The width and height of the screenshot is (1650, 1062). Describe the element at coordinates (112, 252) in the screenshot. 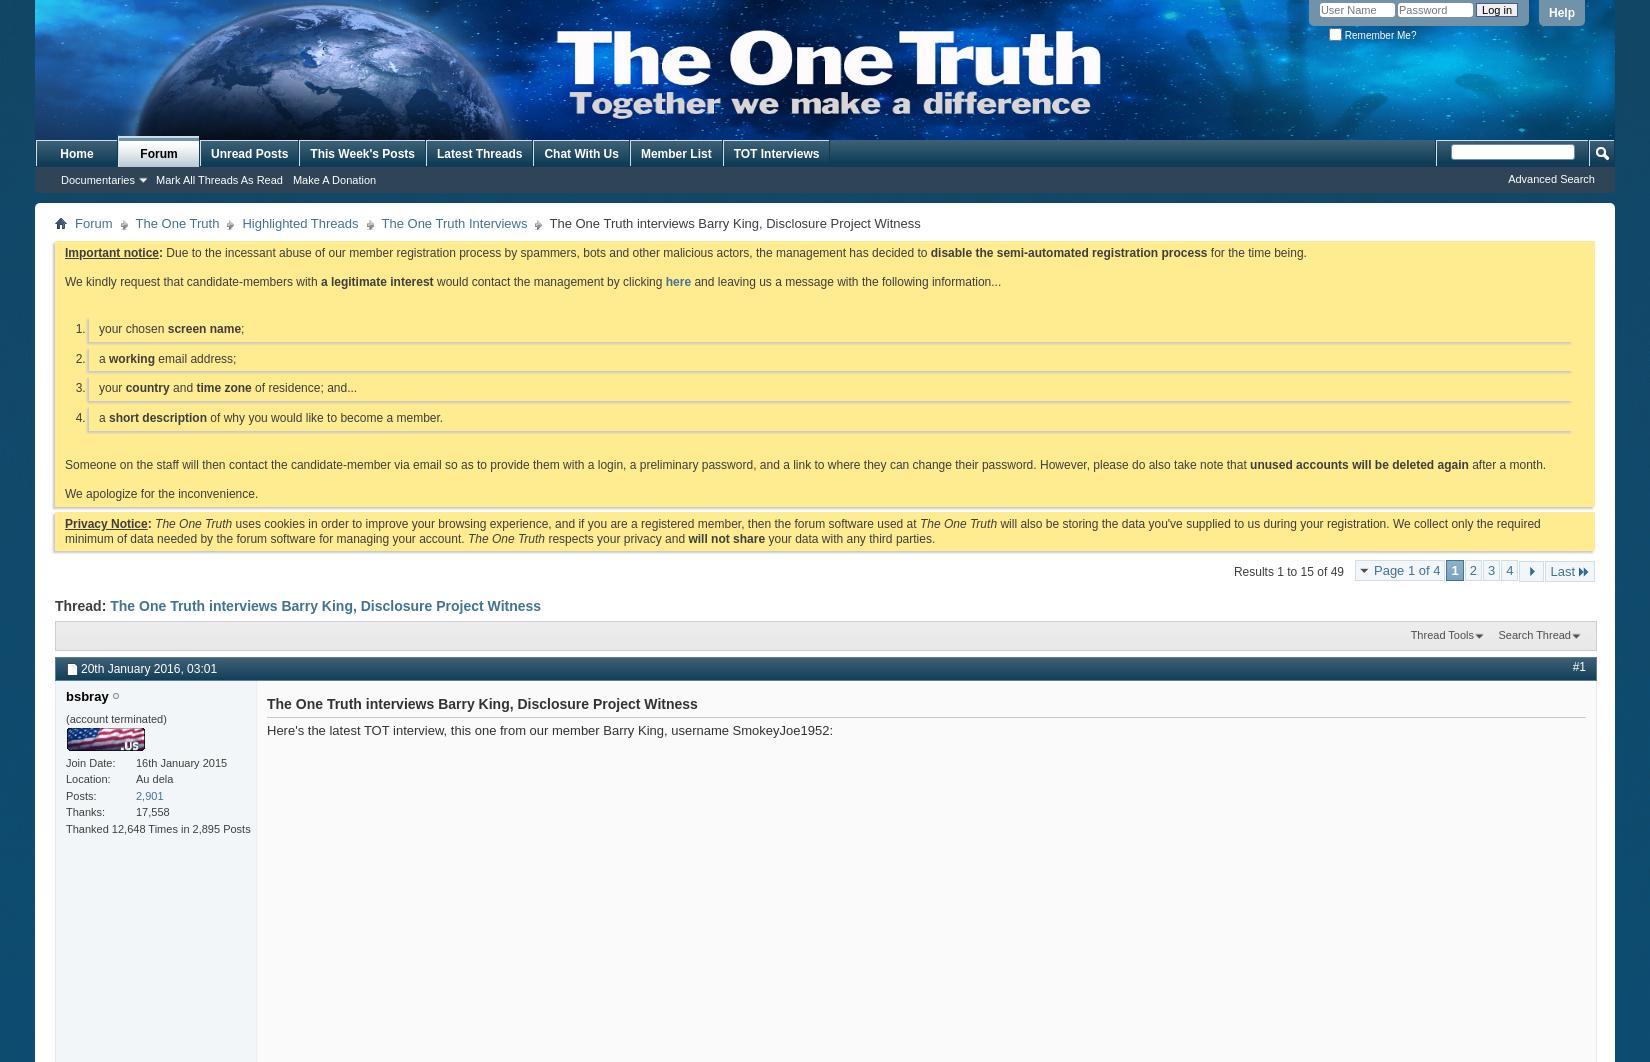

I see `'Important notice'` at that location.